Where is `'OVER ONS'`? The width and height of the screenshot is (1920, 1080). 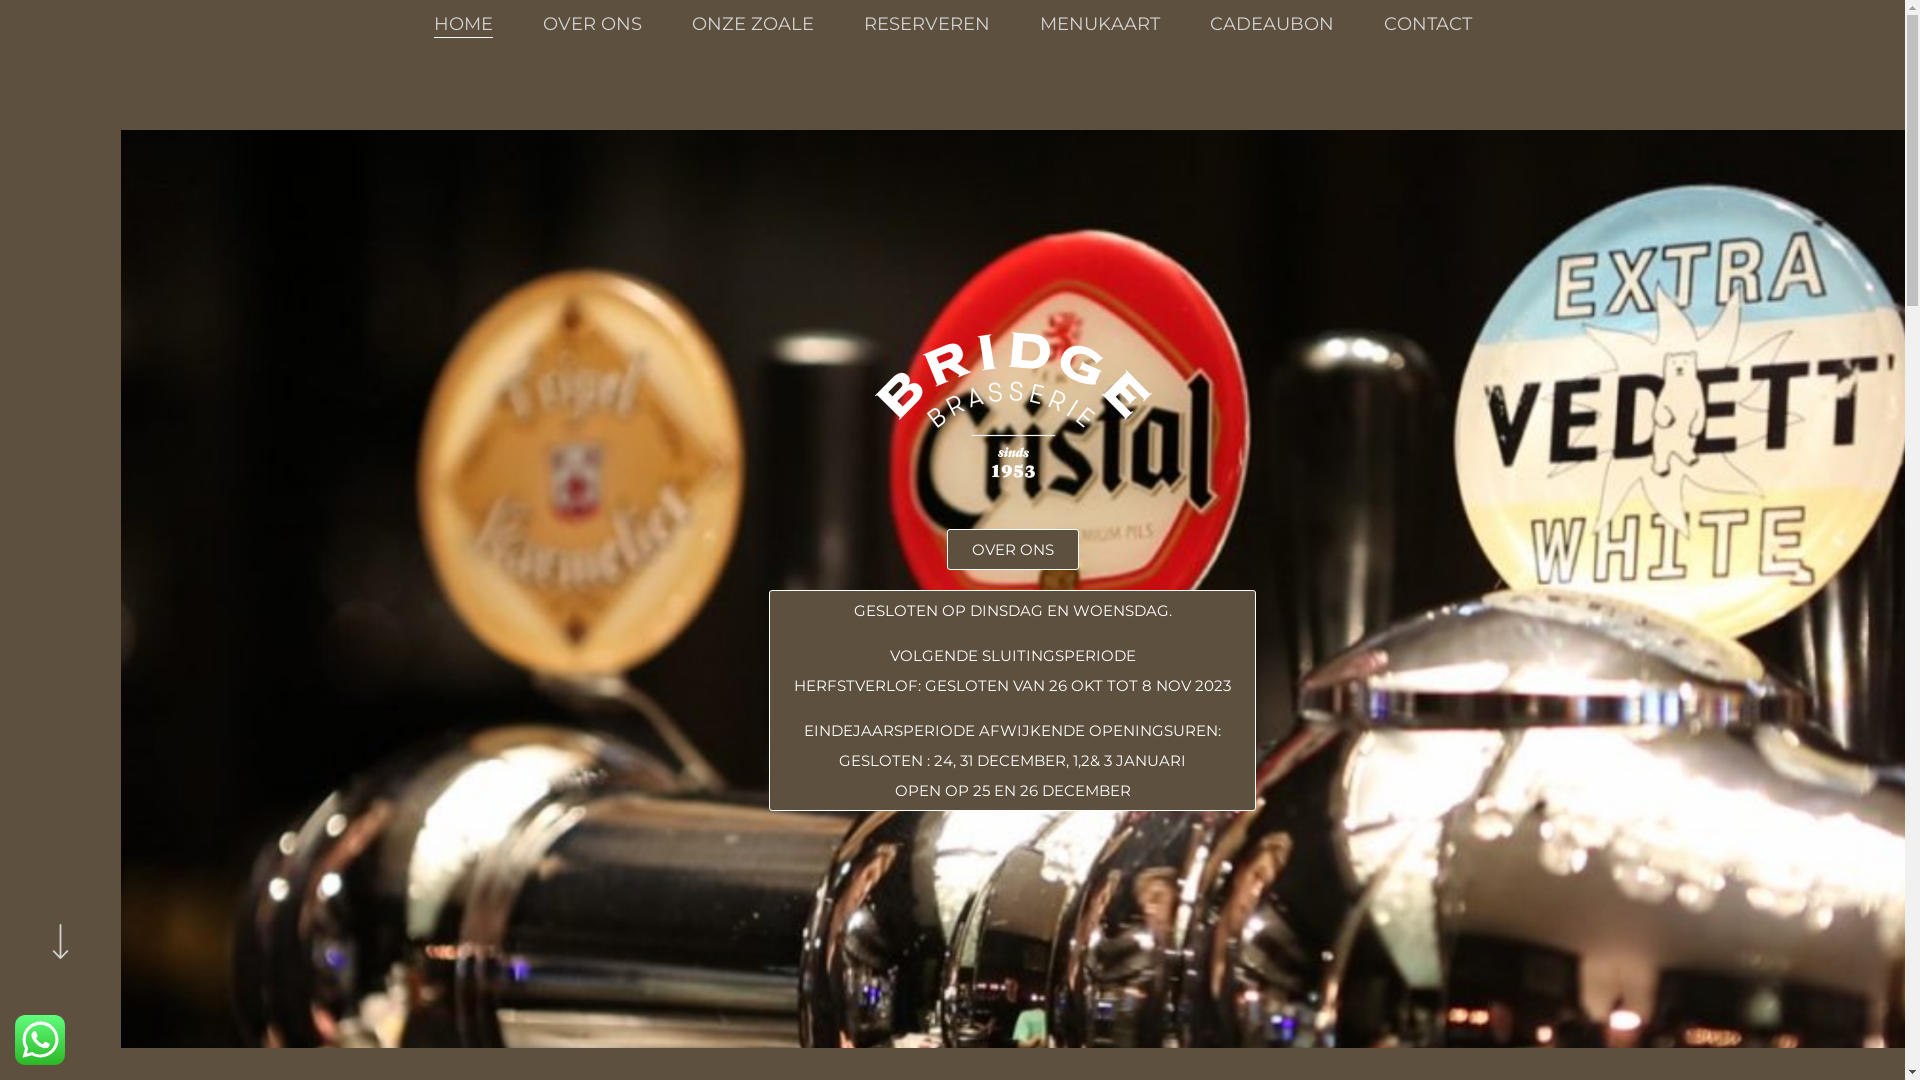 'OVER ONS' is located at coordinates (1012, 549).